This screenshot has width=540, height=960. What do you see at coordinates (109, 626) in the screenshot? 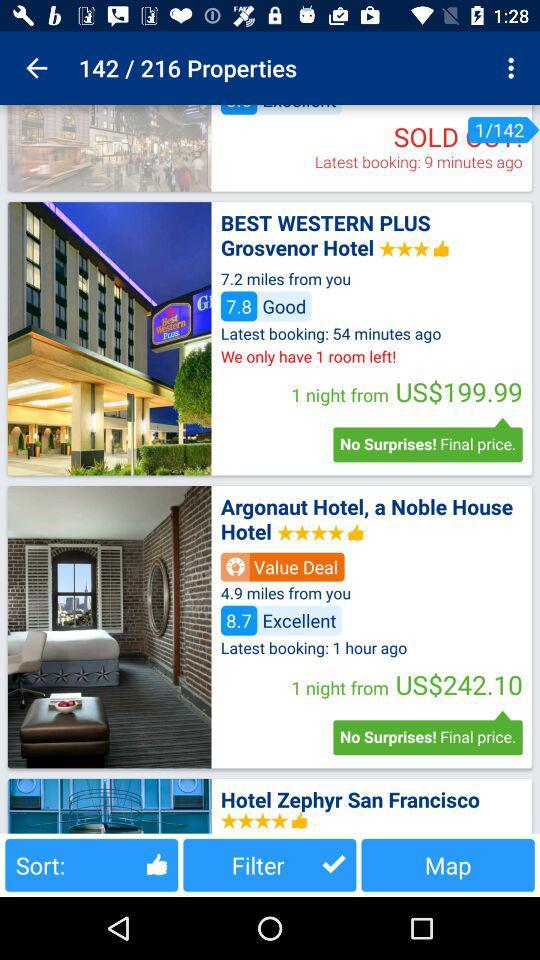
I see `this hotel` at bounding box center [109, 626].